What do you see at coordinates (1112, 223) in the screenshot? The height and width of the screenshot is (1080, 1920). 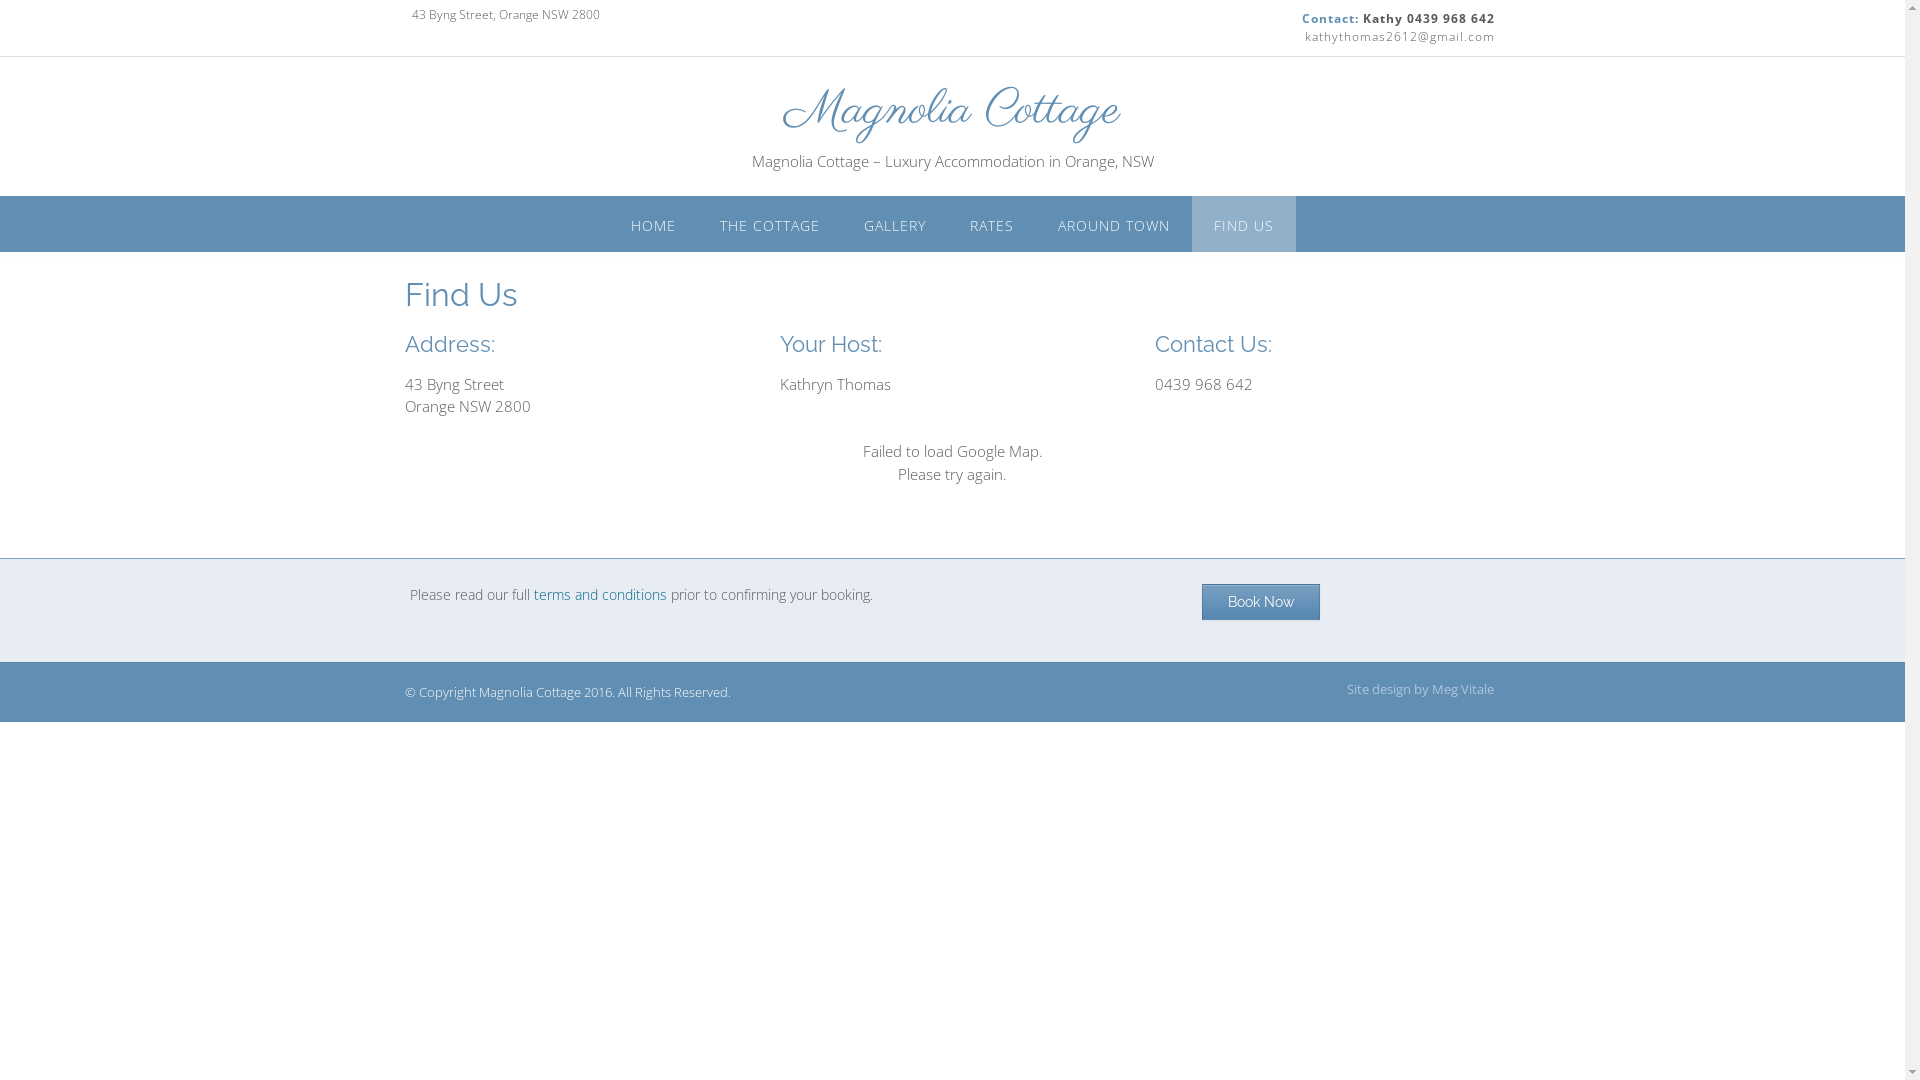 I see `'AROUND TOWN'` at bounding box center [1112, 223].